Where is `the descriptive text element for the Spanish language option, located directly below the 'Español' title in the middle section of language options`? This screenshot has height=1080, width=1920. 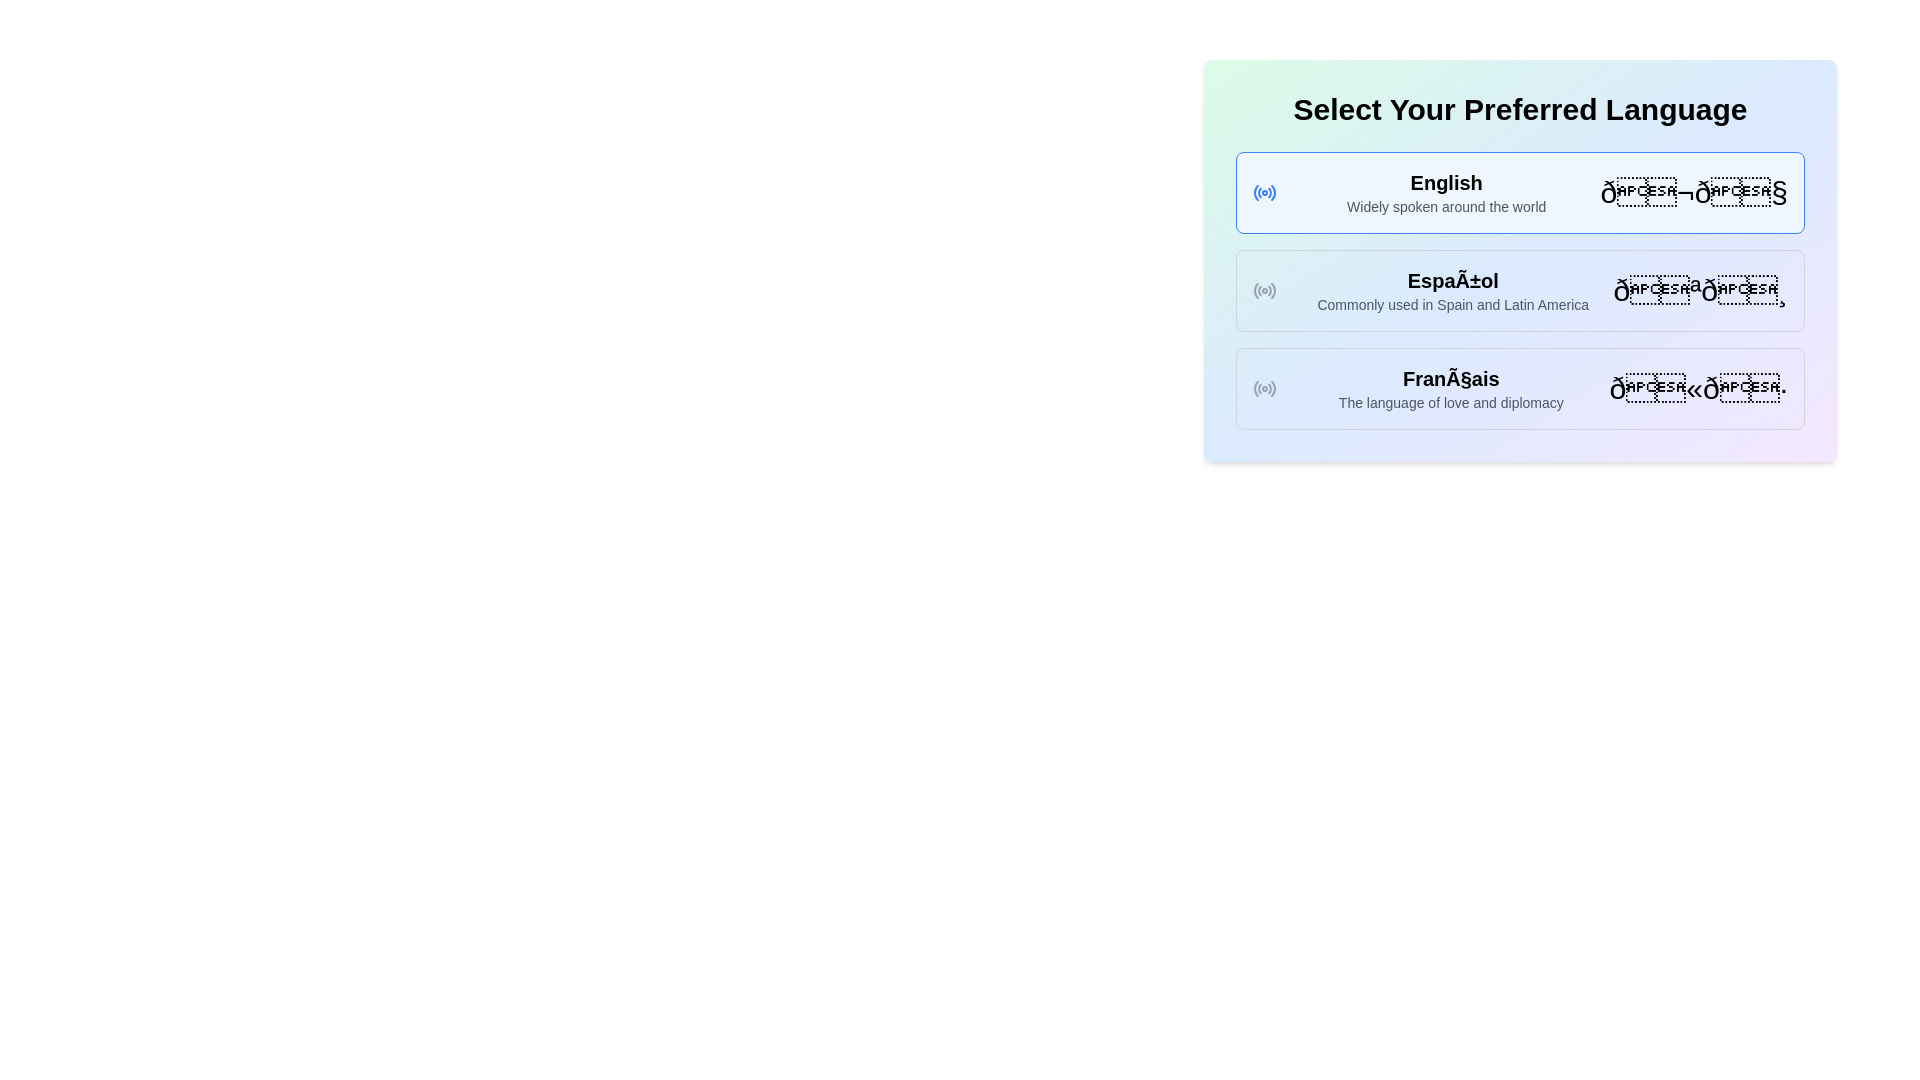
the descriptive text element for the Spanish language option, located directly below the 'Español' title in the middle section of language options is located at coordinates (1453, 304).